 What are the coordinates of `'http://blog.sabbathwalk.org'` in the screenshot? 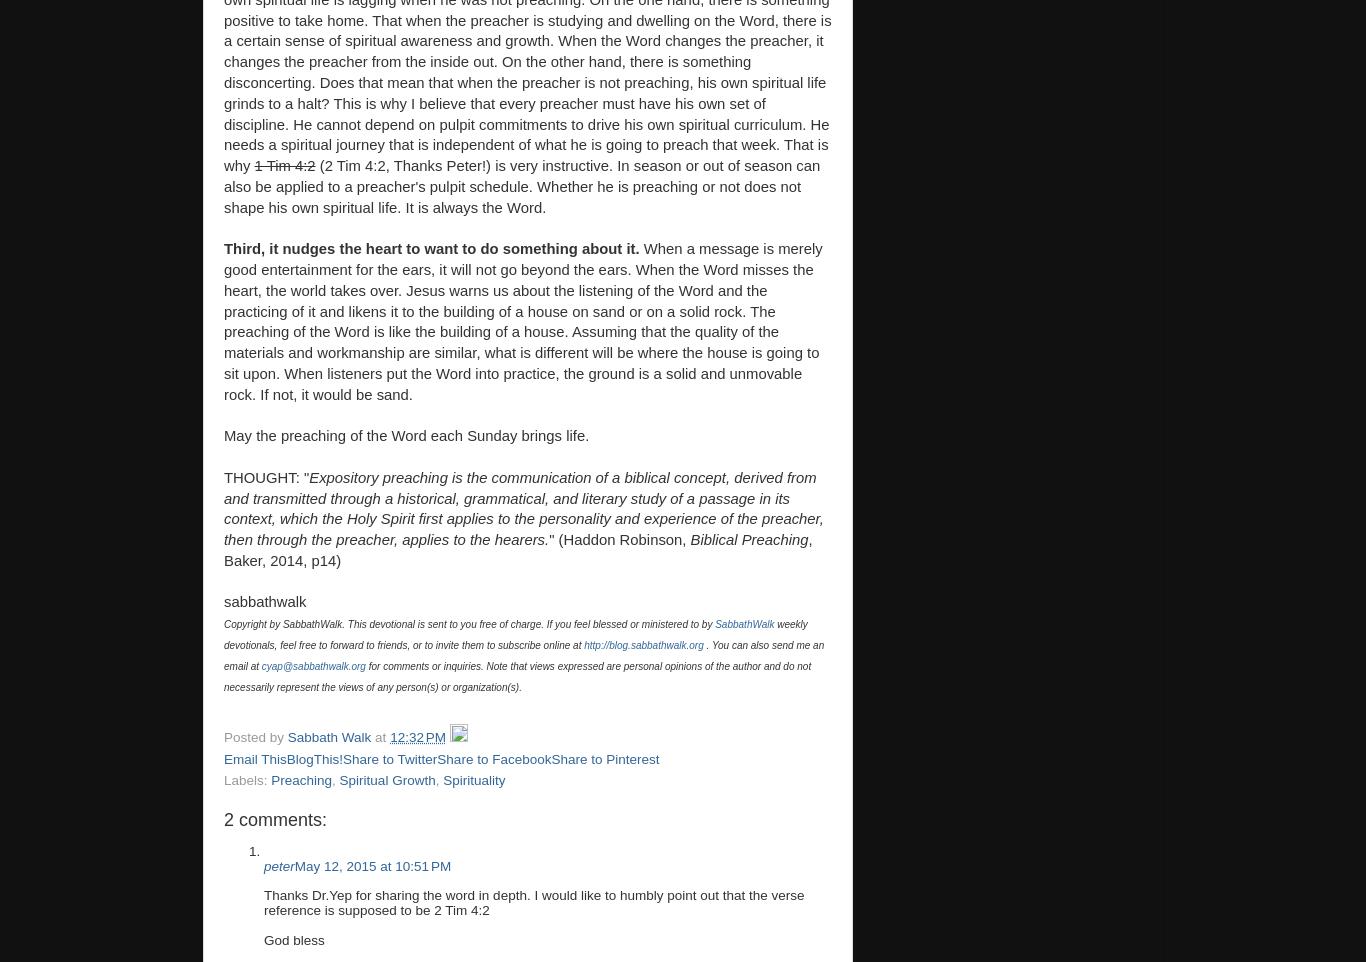 It's located at (582, 645).